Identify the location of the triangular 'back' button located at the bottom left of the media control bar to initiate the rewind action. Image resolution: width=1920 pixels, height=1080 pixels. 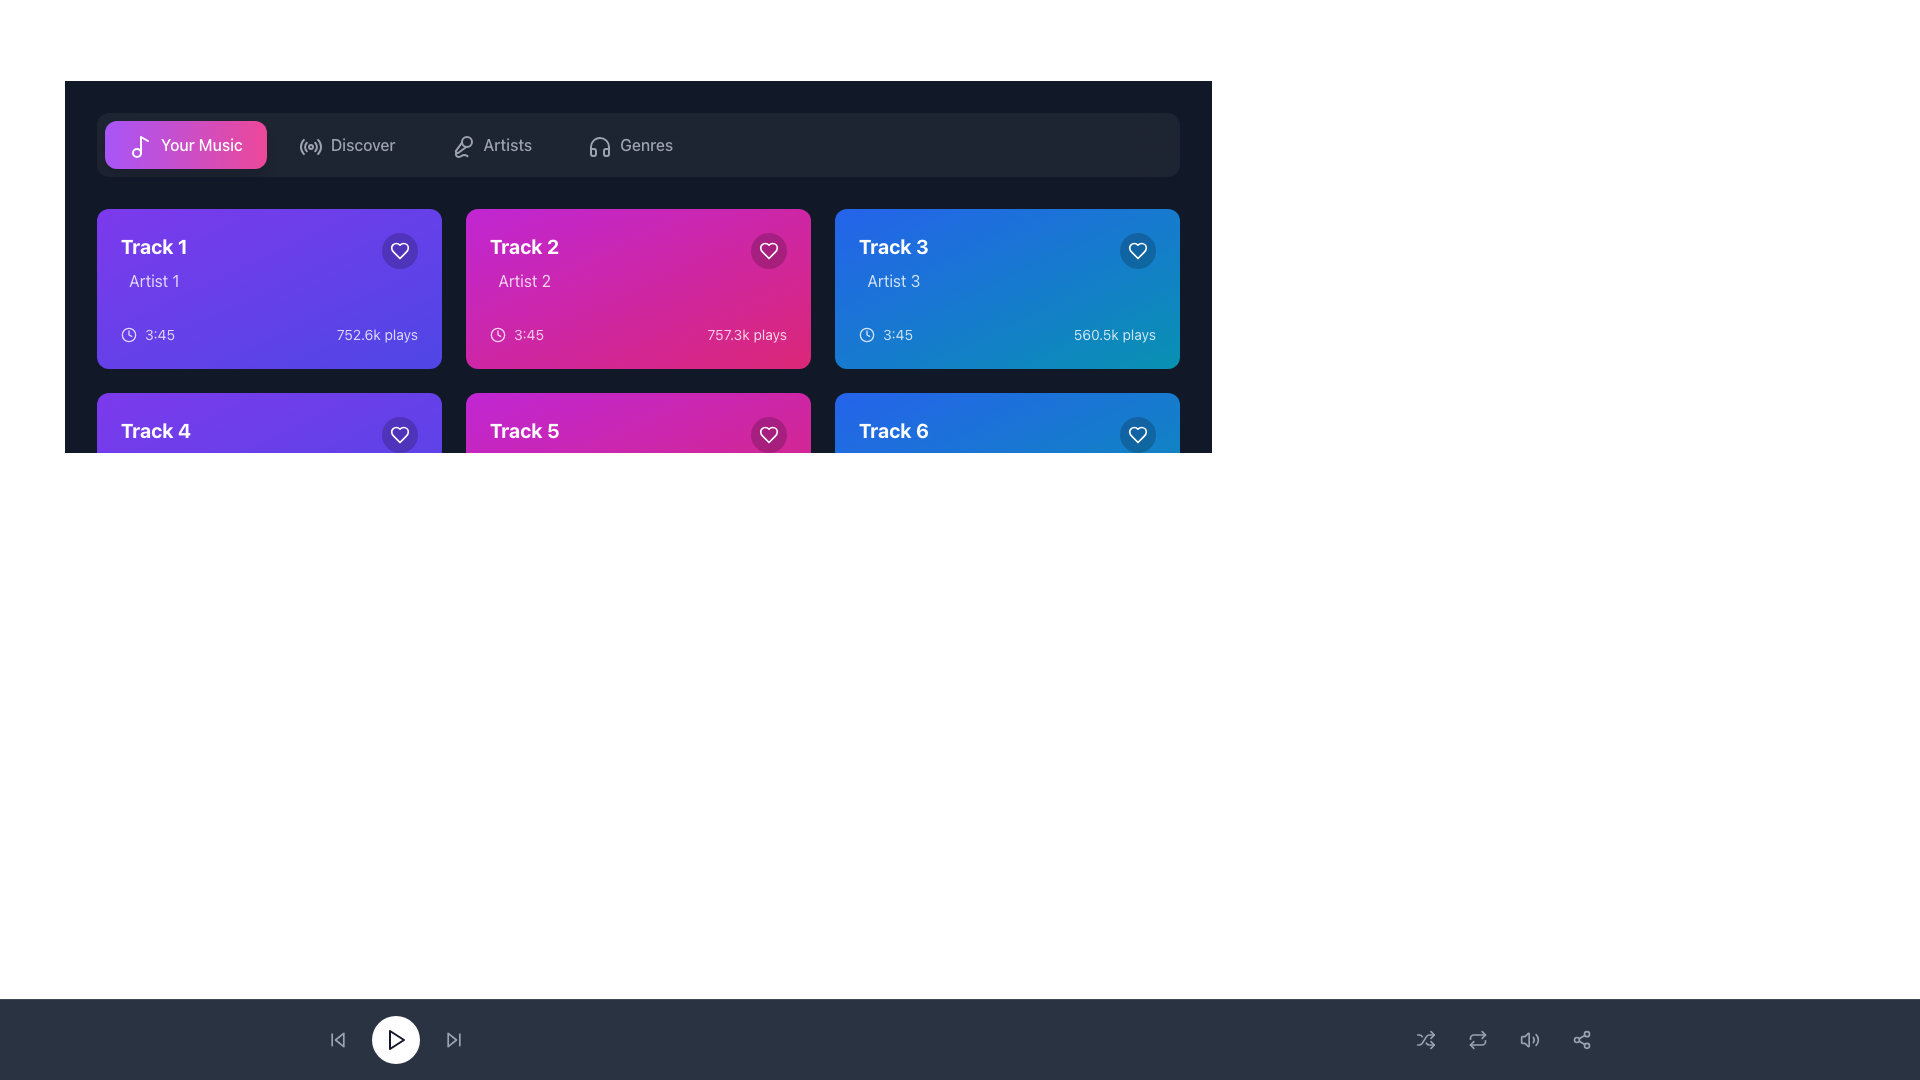
(339, 1039).